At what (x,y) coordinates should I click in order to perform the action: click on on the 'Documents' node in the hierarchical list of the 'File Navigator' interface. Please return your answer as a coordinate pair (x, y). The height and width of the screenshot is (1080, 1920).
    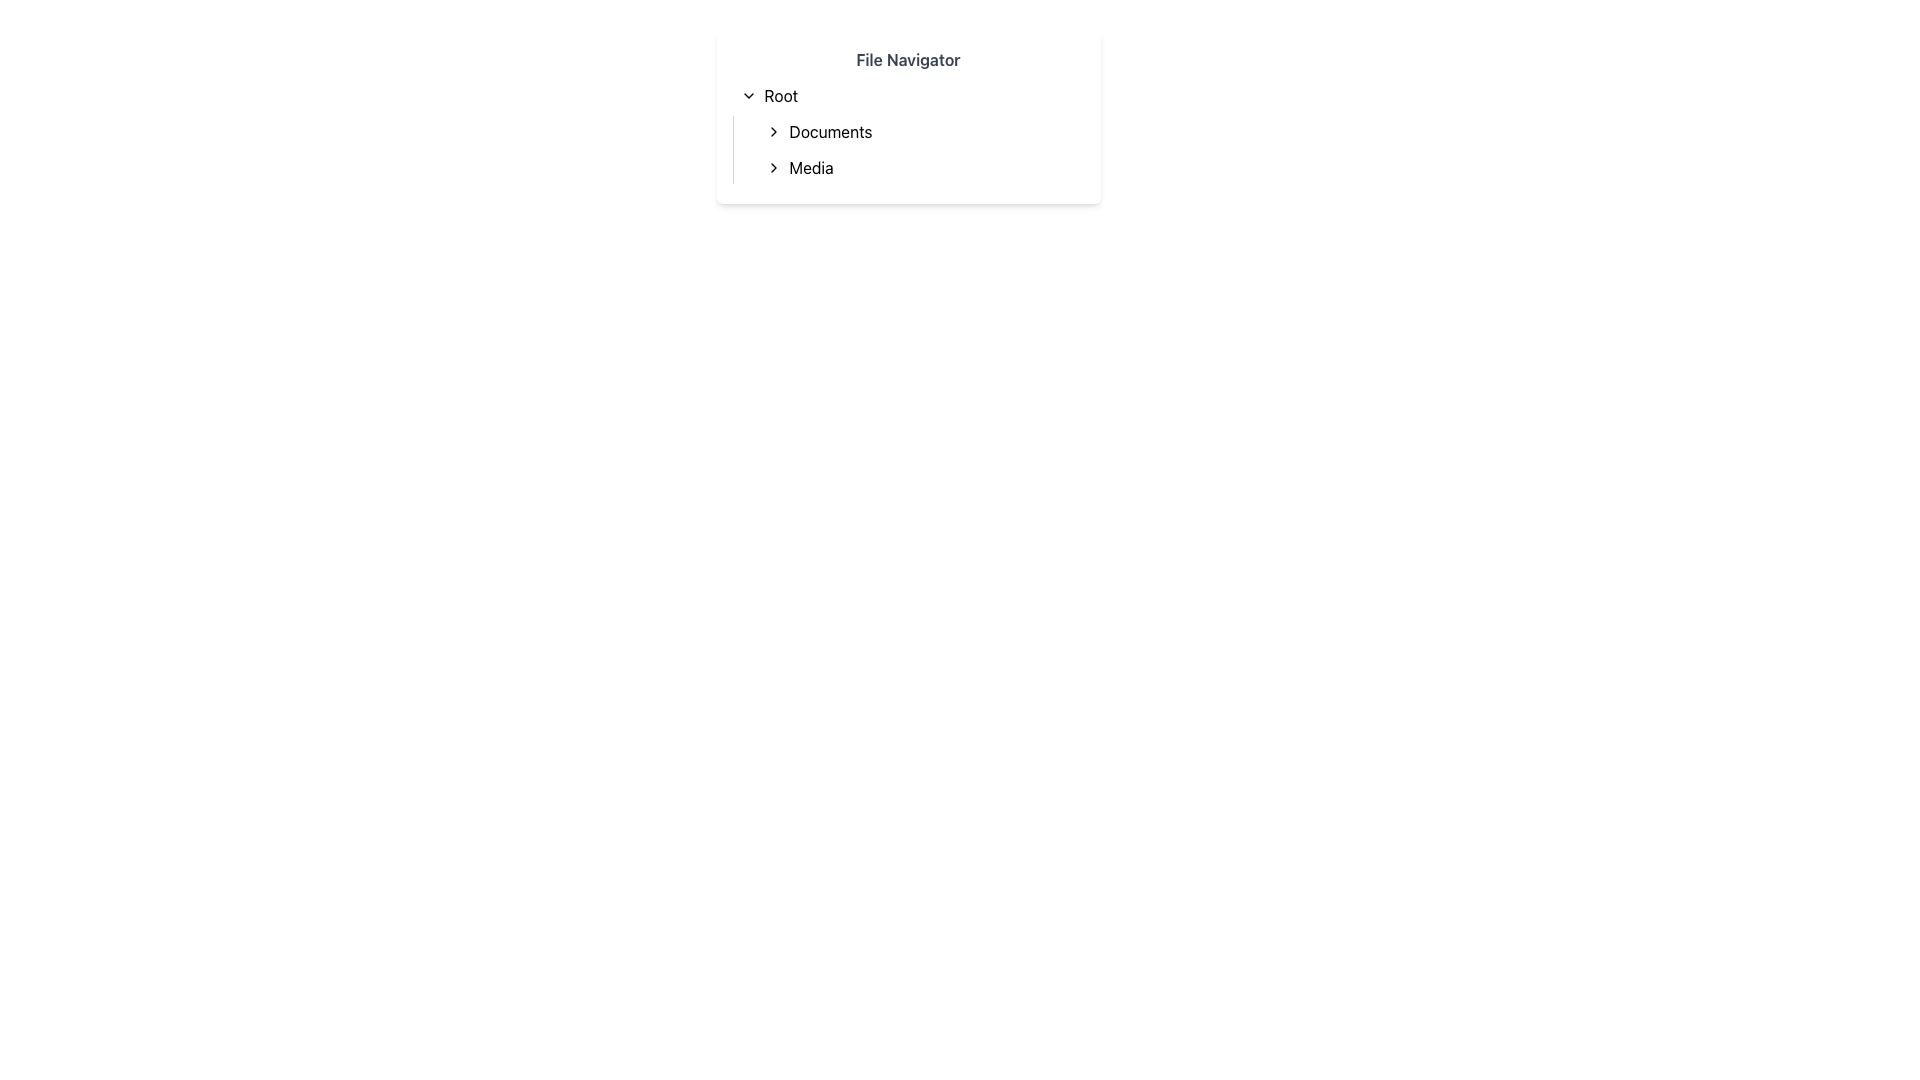
    Looking at the image, I should click on (907, 131).